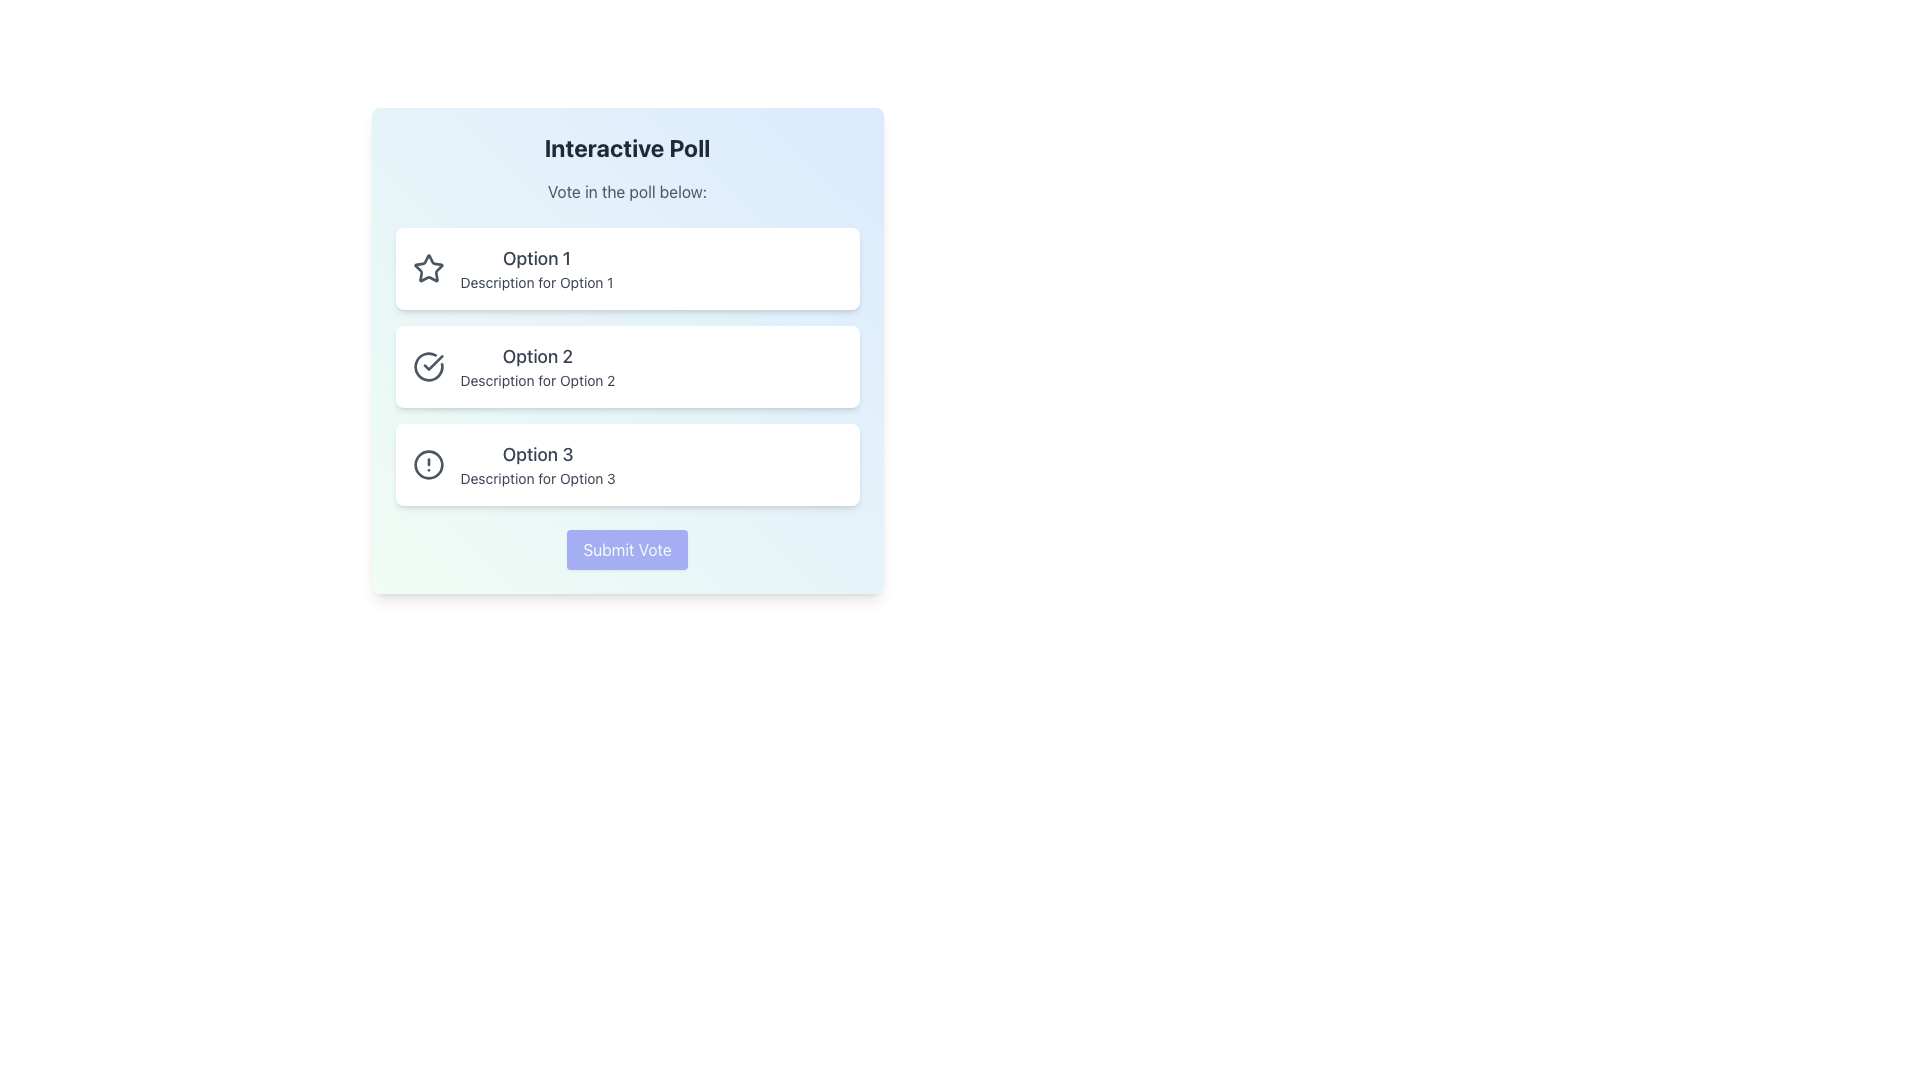 The width and height of the screenshot is (1920, 1080). I want to click on the text component that reads 'Description for Option 3', which is located below the title 'Option 3' within its clickable card element, so click(538, 478).